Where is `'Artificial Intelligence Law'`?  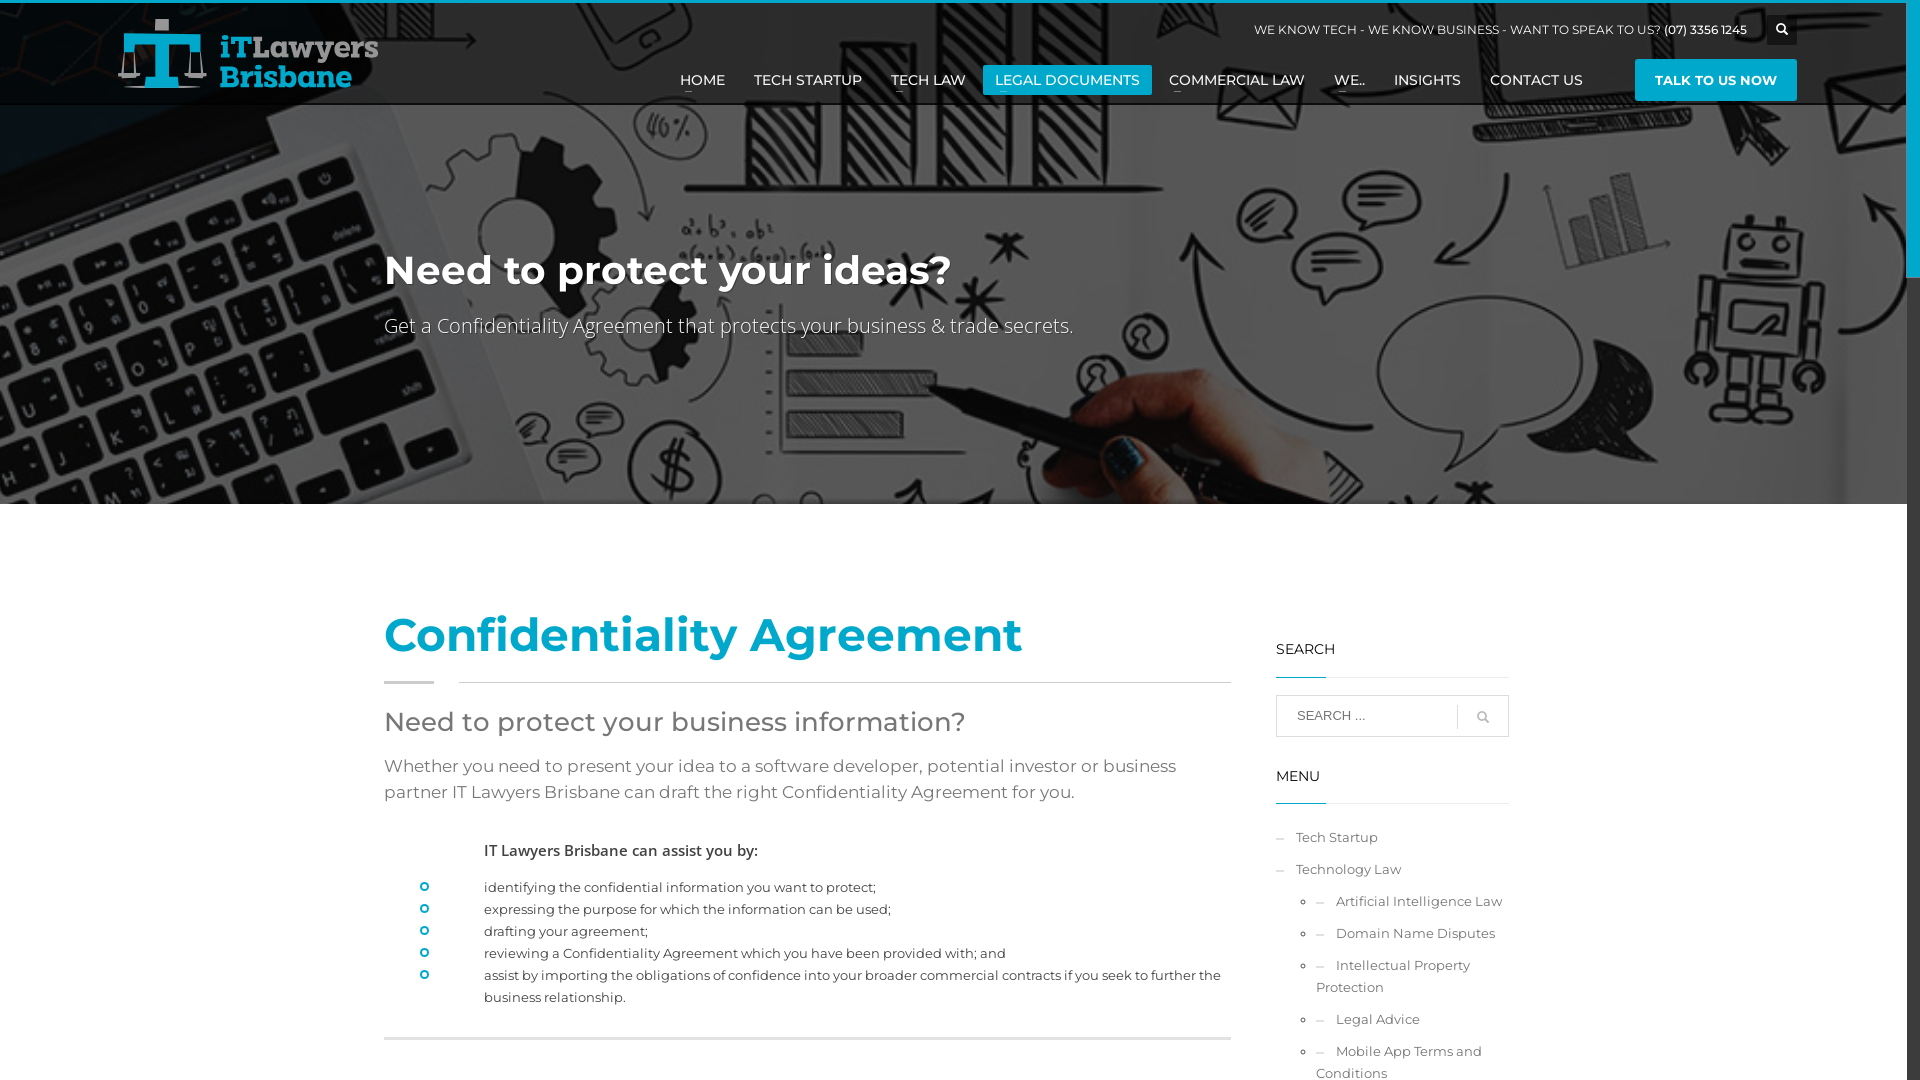 'Artificial Intelligence Law' is located at coordinates (1411, 901).